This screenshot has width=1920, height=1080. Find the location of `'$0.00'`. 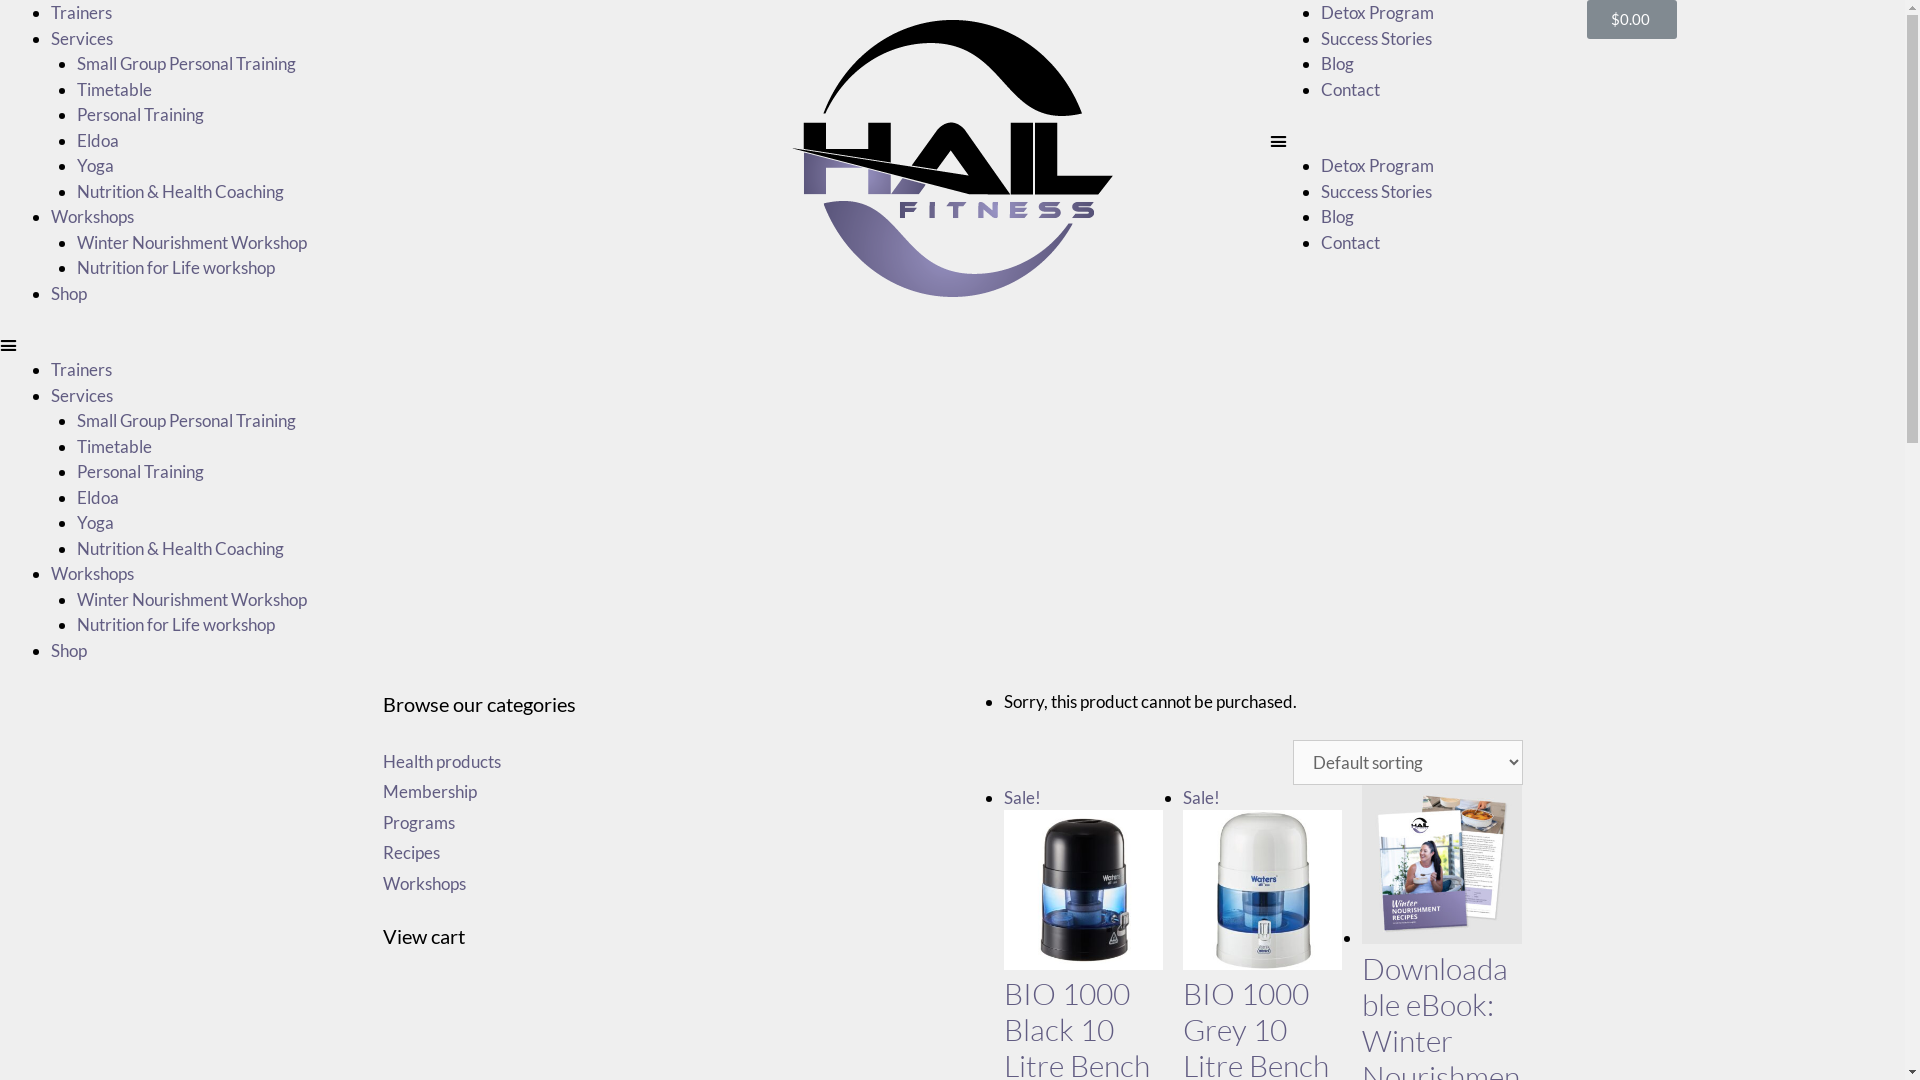

'$0.00' is located at coordinates (1632, 19).